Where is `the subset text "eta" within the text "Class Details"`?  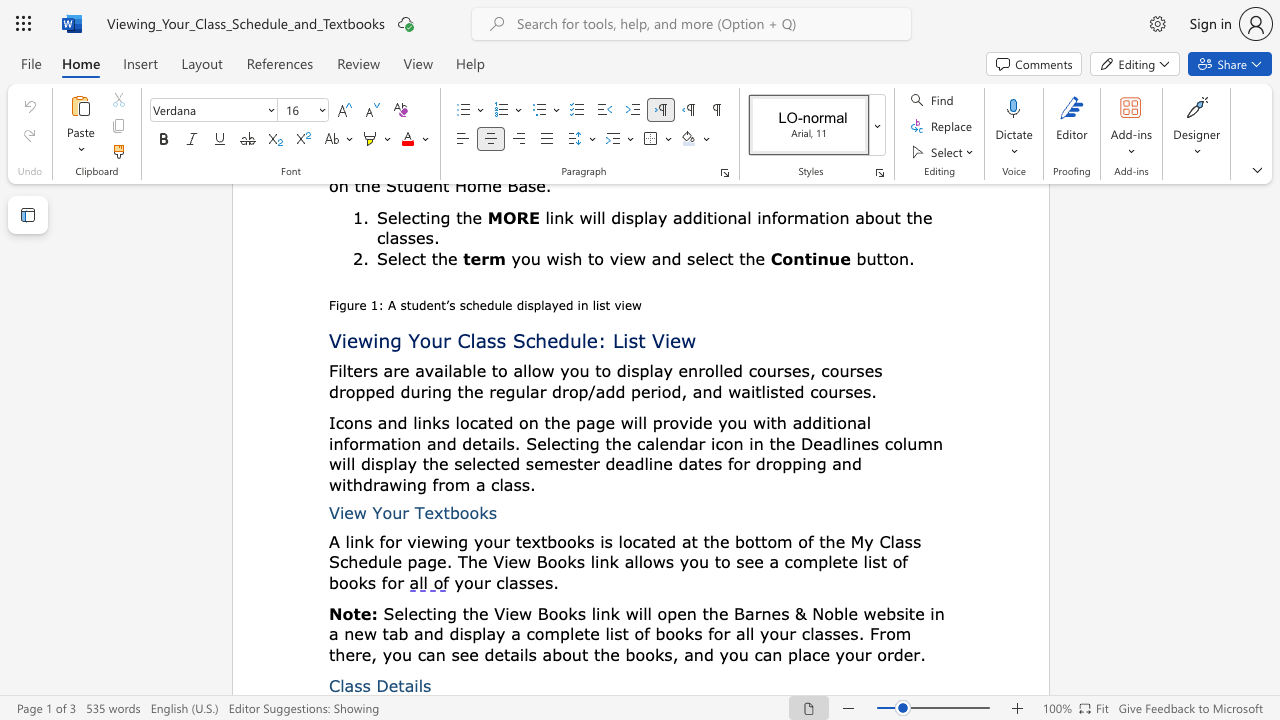
the subset text "eta" within the text "Class Details" is located at coordinates (388, 684).